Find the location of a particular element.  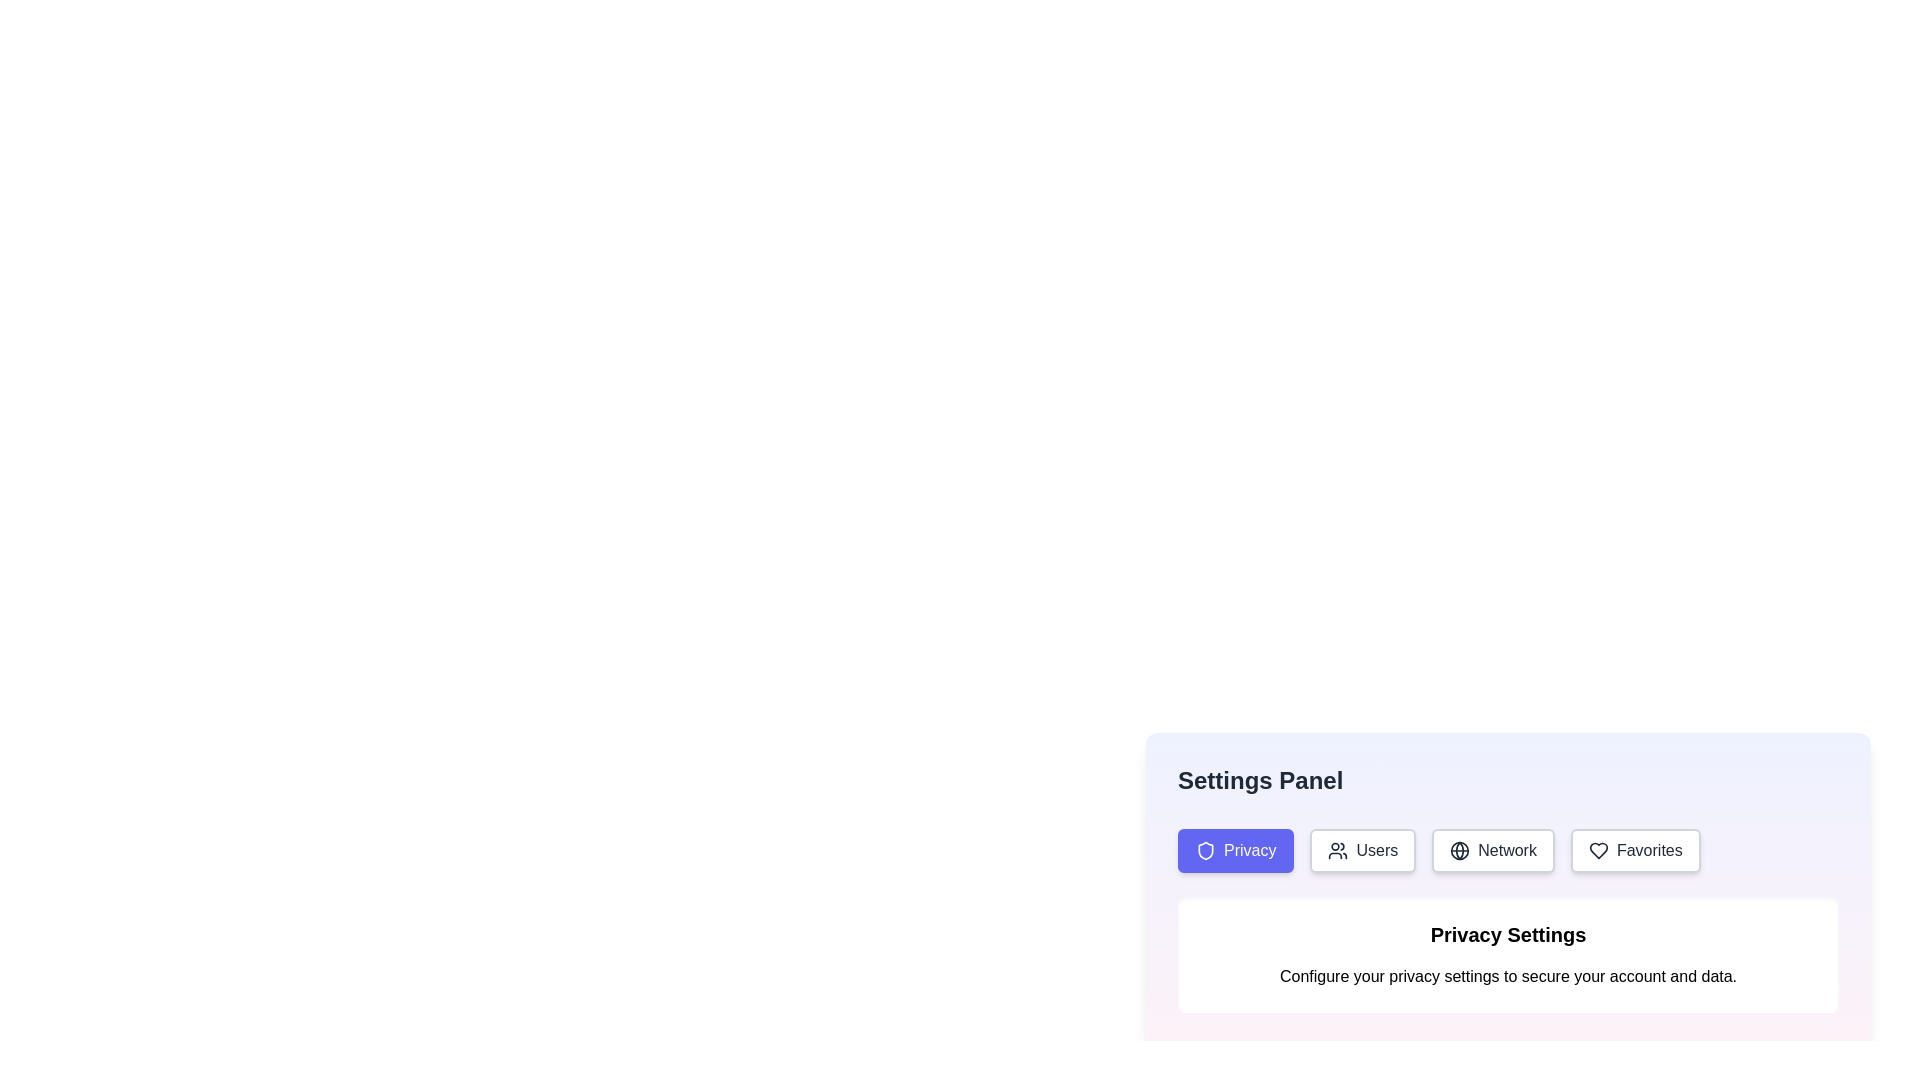

the 'Favorites' button represented by a red heart icon located at the bottom right corner of the settings panel to interact with it is located at coordinates (1597, 851).